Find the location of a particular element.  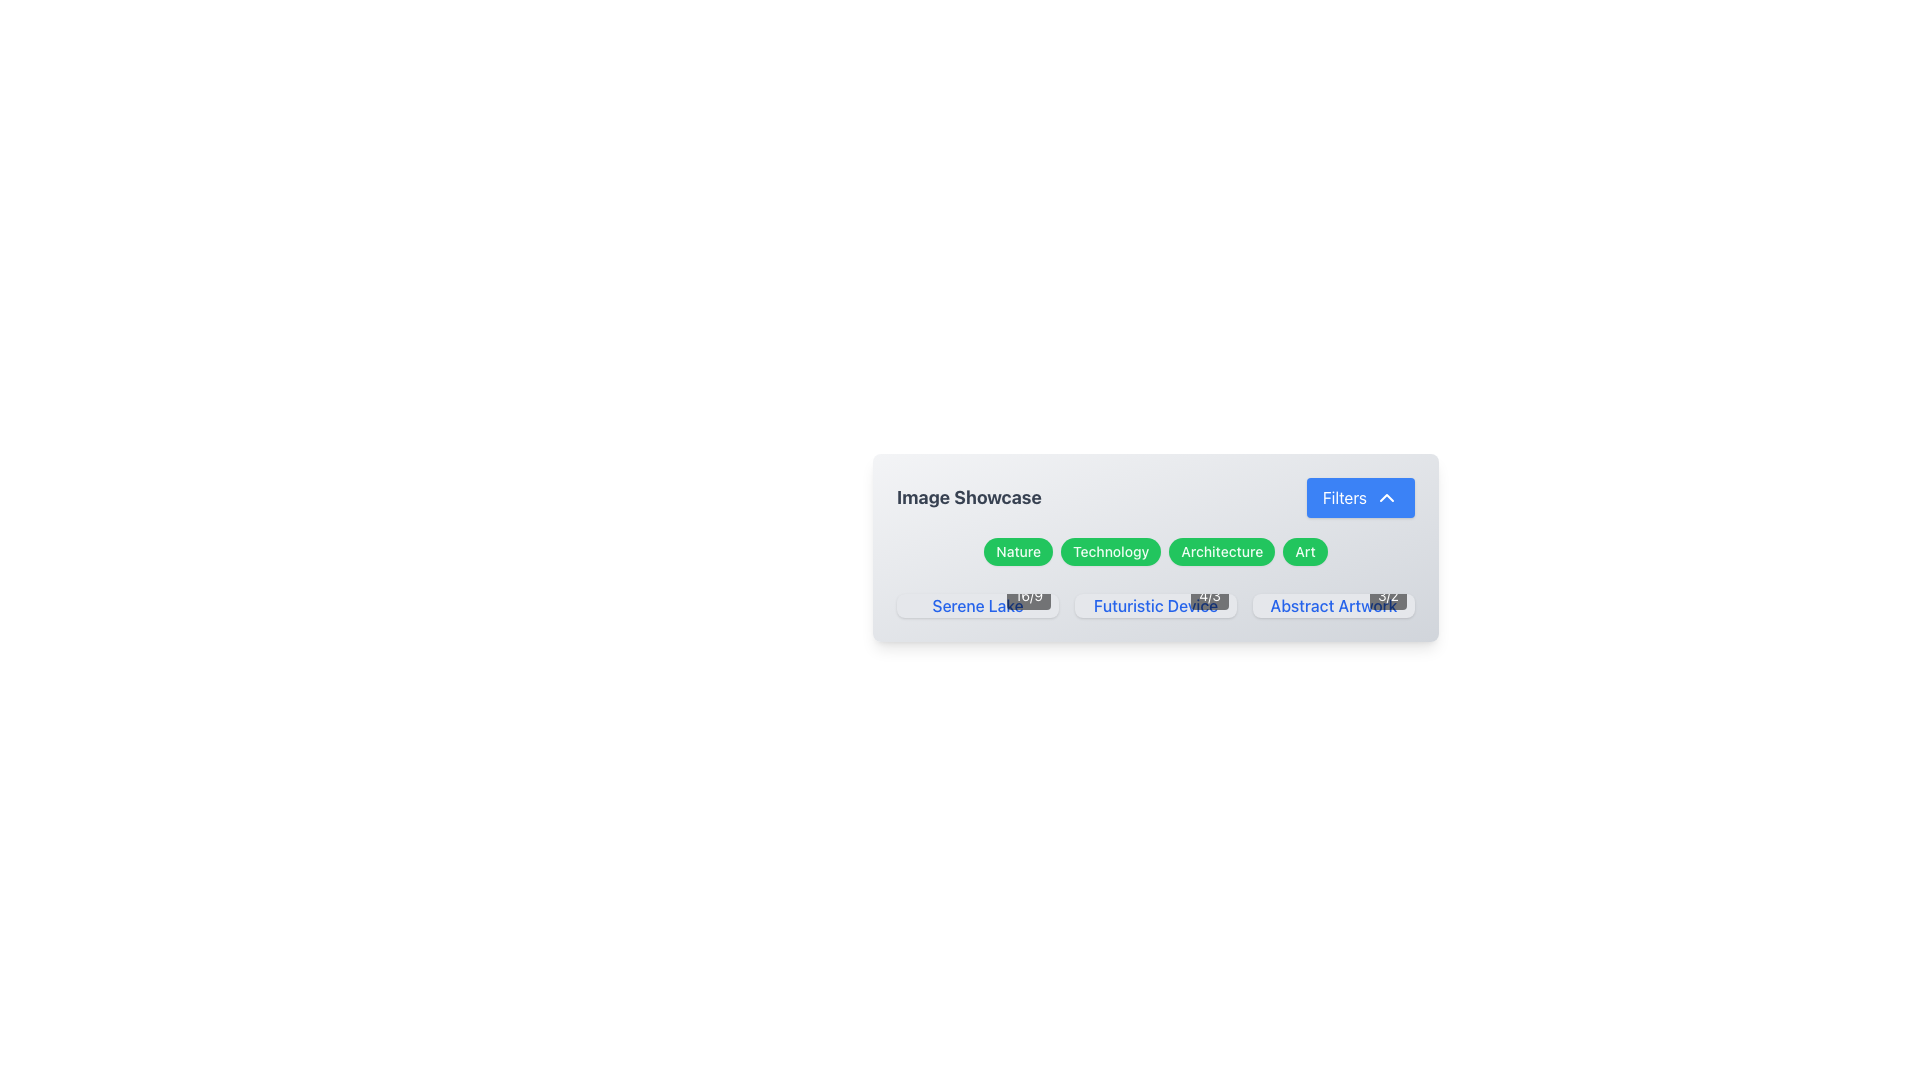

the text label displaying '4/3' in white on a semi-transparent black background located at the bottom-right corner of the 'Futuristic Device' section is located at coordinates (1209, 595).